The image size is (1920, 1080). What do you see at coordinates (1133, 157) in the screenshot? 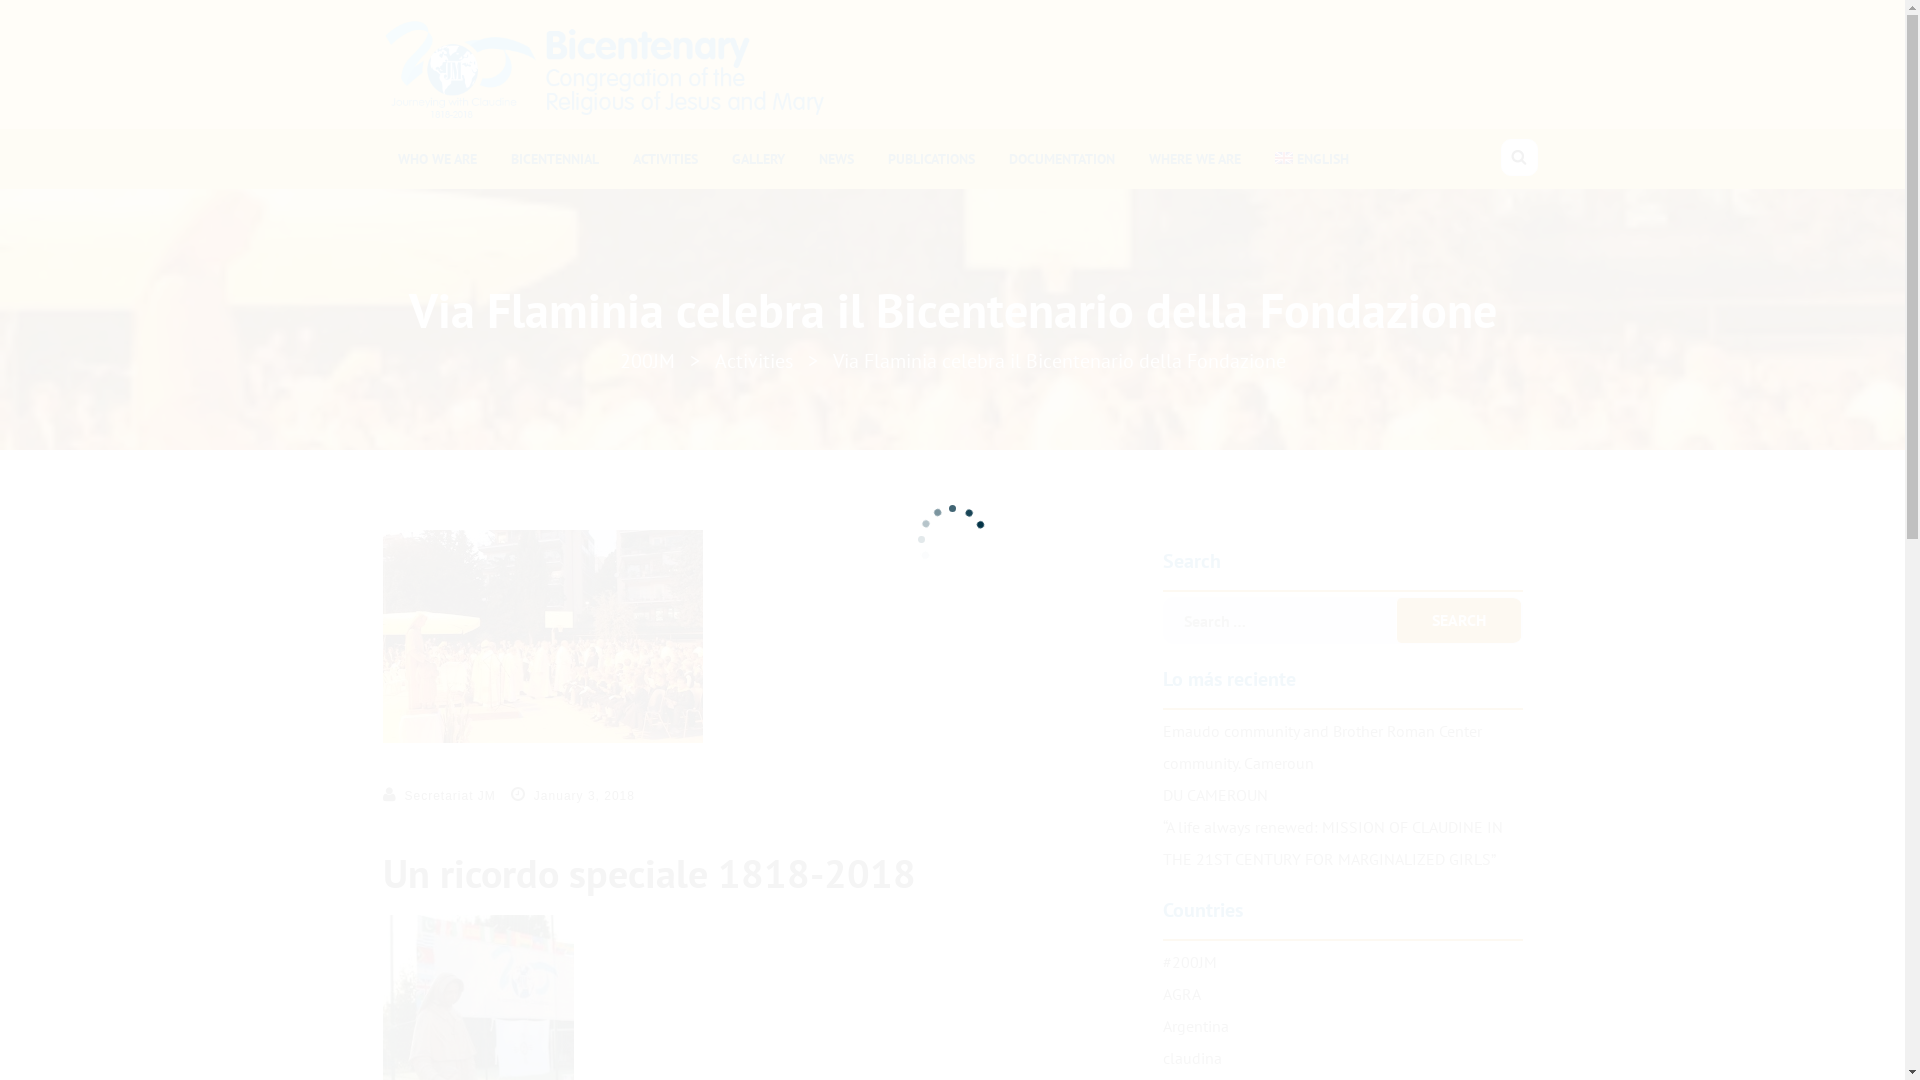
I see `'WHERE WE ARE'` at bounding box center [1133, 157].